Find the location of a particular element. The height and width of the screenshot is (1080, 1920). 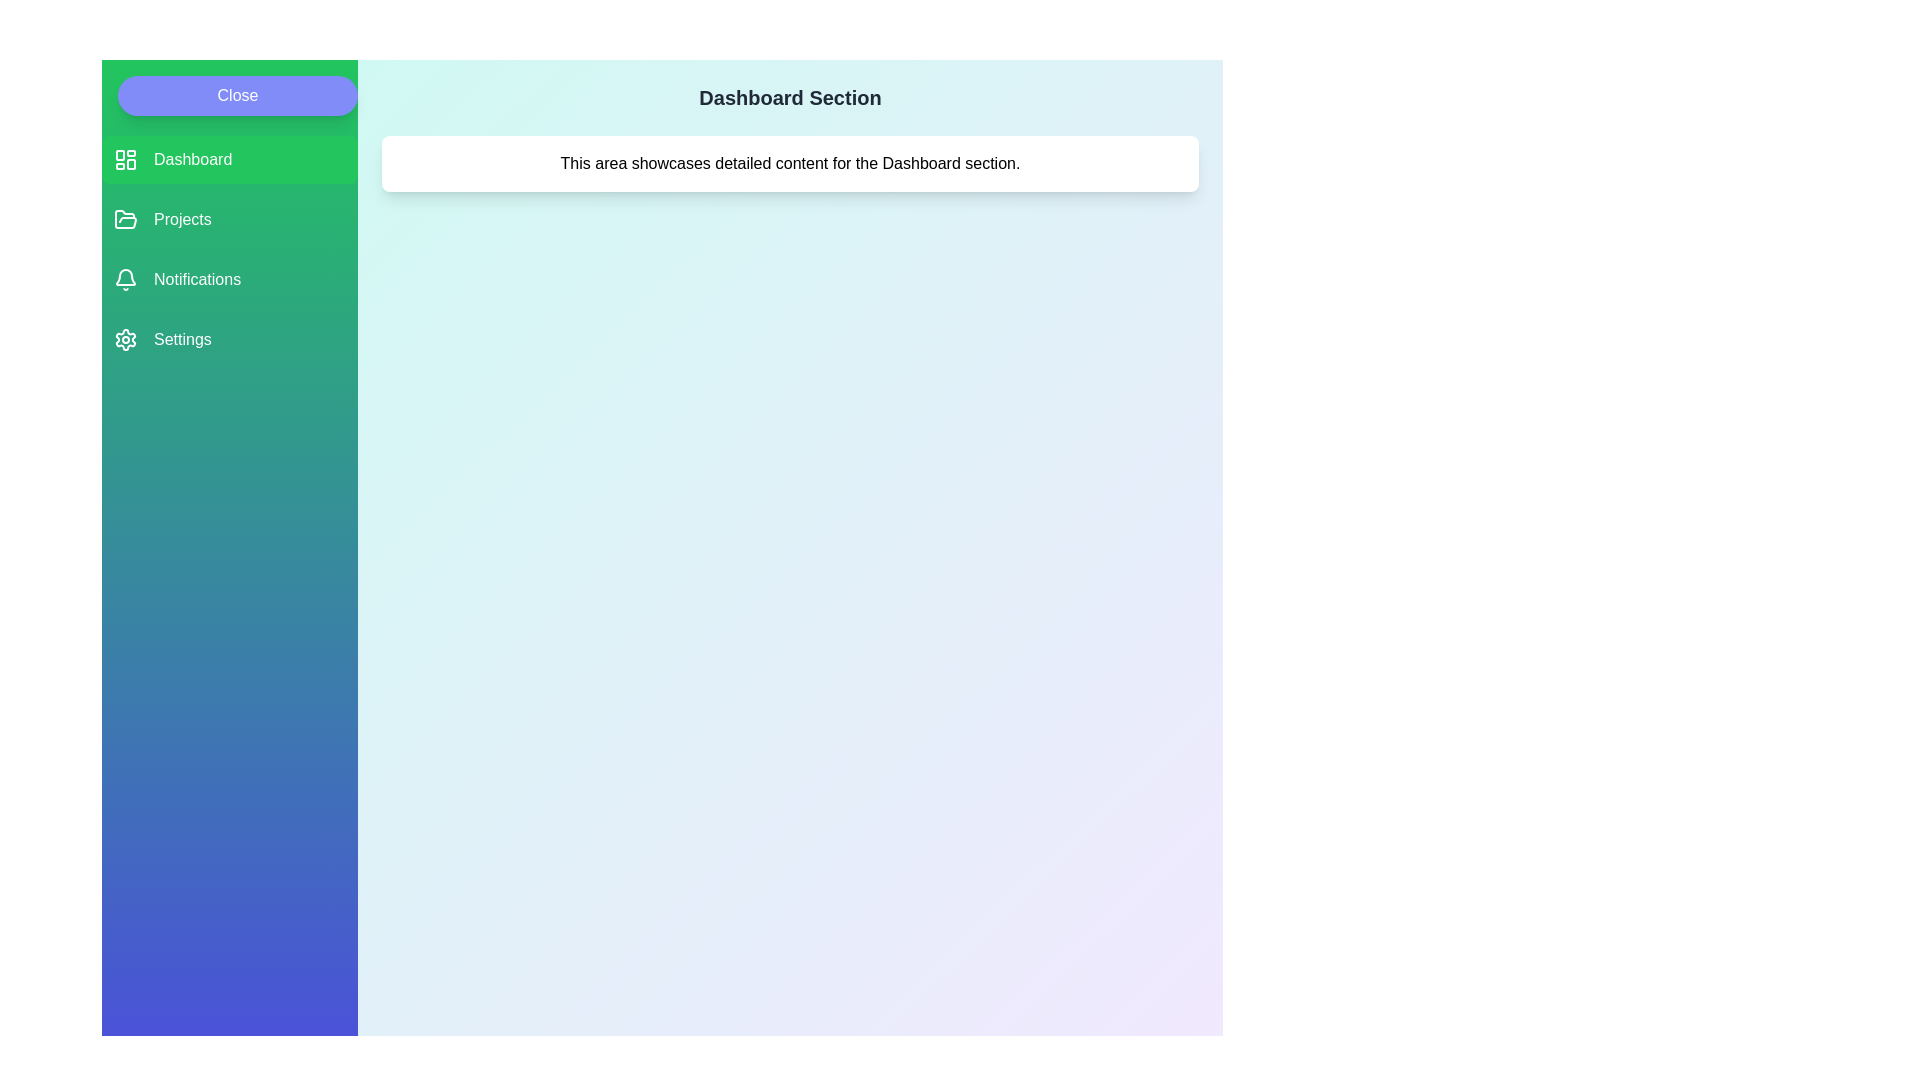

the menu item labeled Settings to see its hover effect is located at coordinates (230, 338).